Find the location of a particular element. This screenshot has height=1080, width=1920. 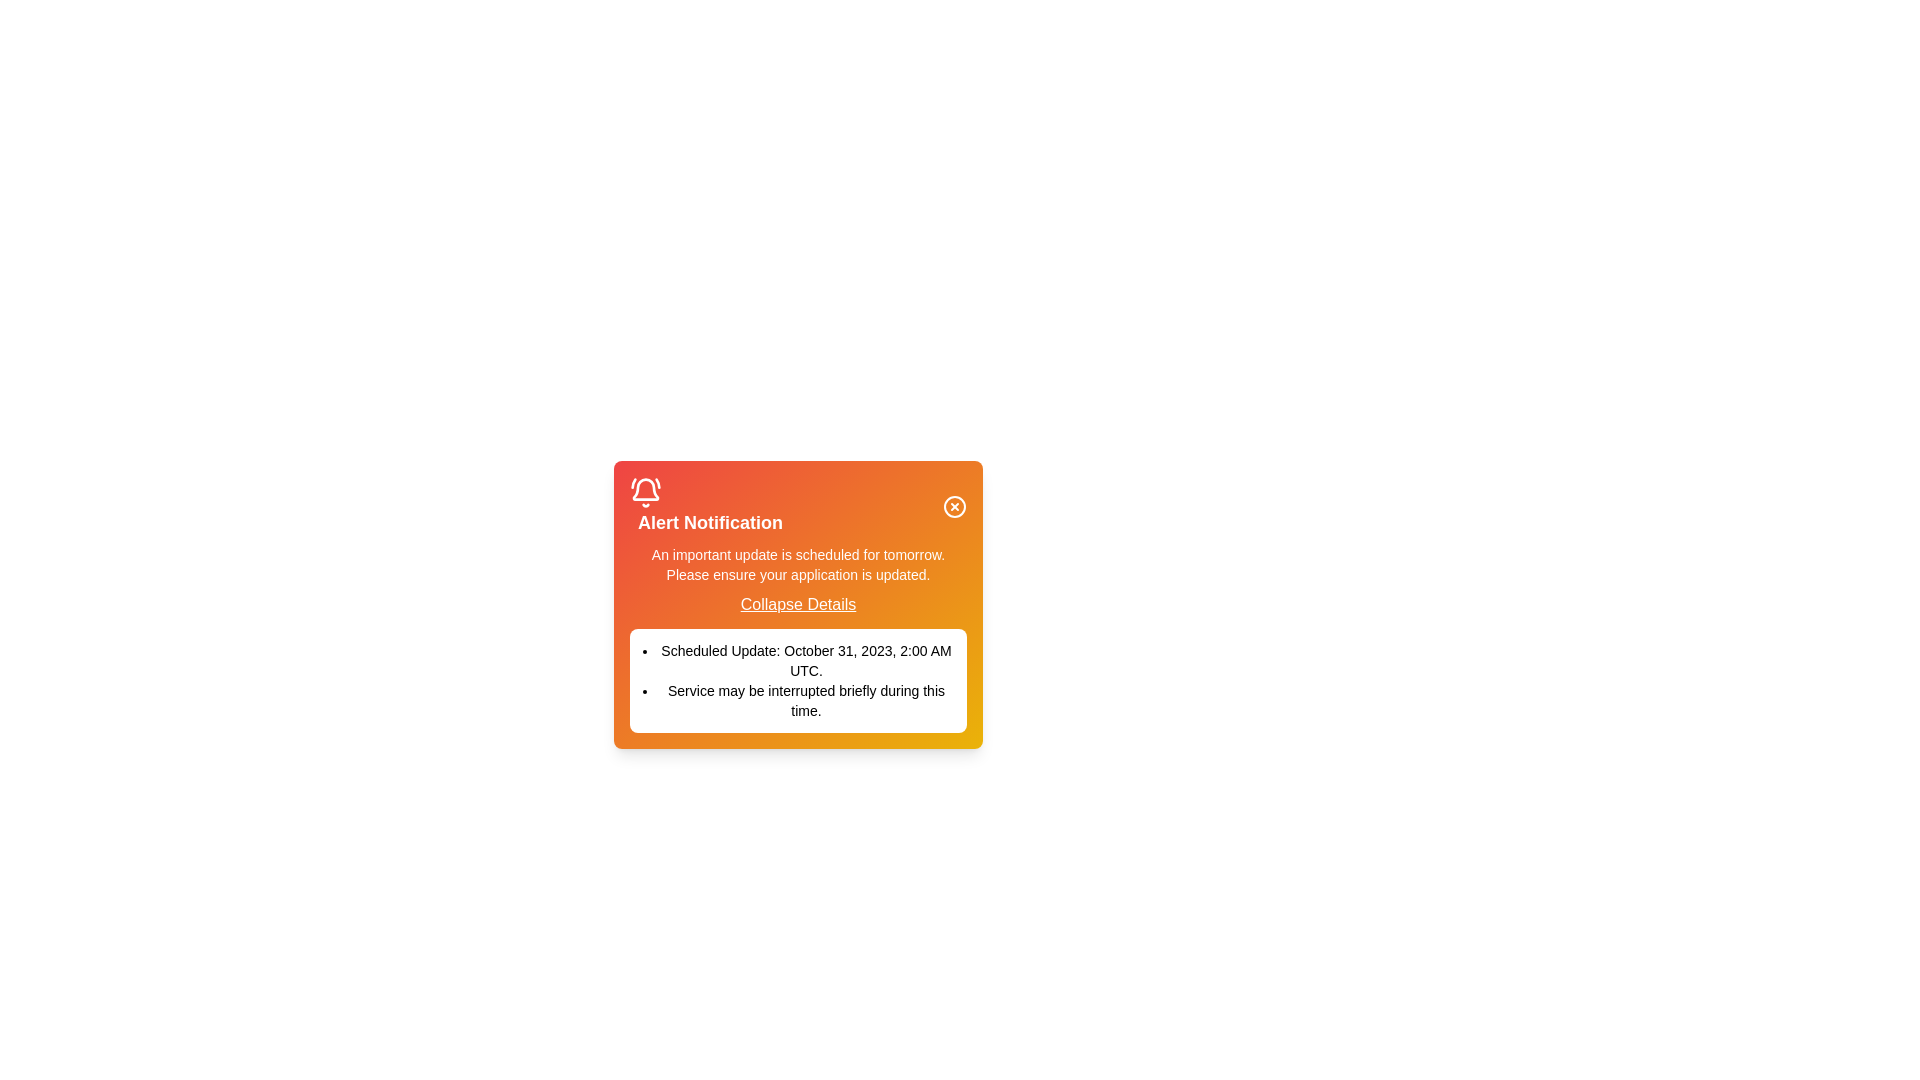

the list item Service may be interrupted briefly during this time. to inspect its details is located at coordinates (797, 700).